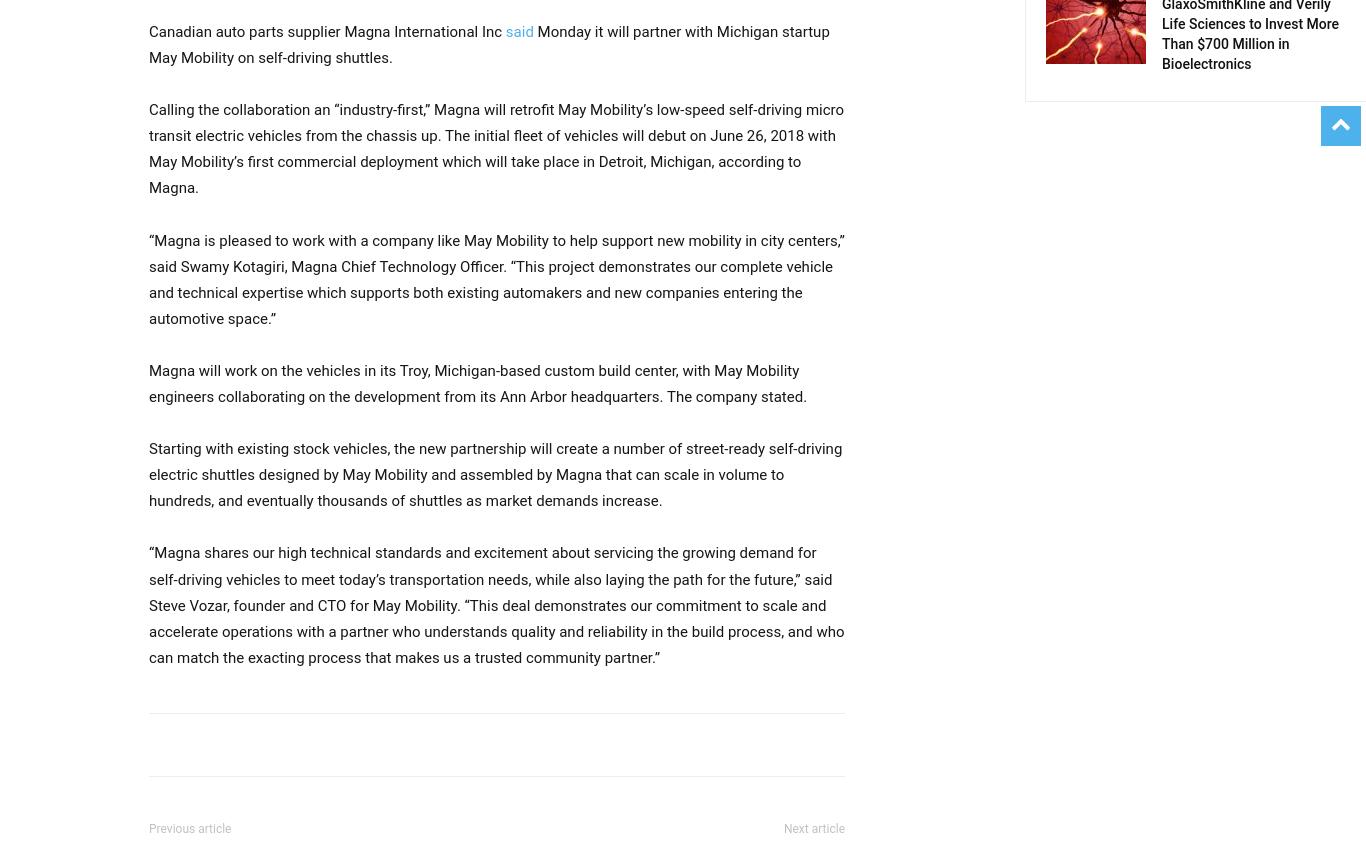 This screenshot has width=1366, height=850. Describe the element at coordinates (148, 474) in the screenshot. I see `'Starting with existing stock vehicles, the new partnership will create a number of street-ready self-driving electric shuttles designed by May Mobility and assembled by Magna that can scale in volume to hundreds, and eventually thousands of shuttles as market demands increase.'` at that location.